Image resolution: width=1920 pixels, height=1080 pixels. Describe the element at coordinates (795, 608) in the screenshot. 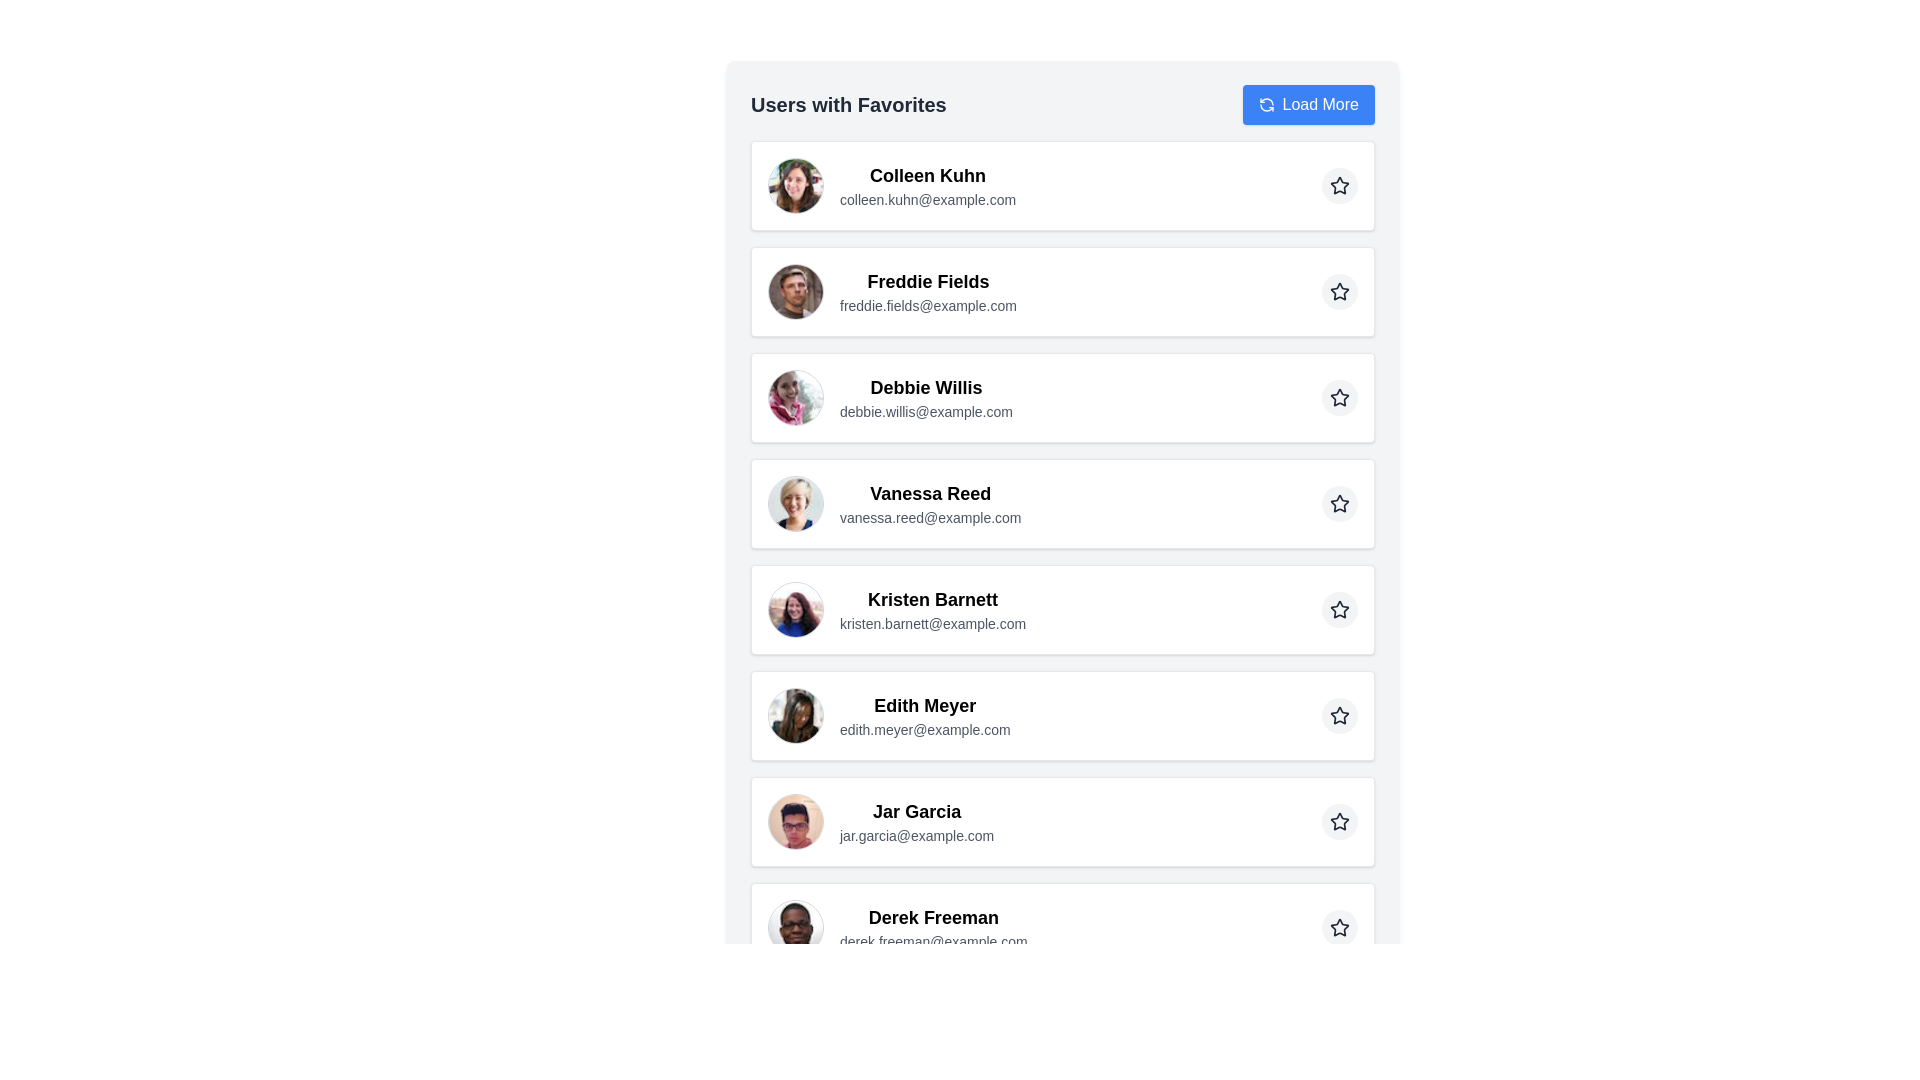

I see `the user's profile picture image, which is located as the fifth item in a vertically stacked list of user information` at that location.